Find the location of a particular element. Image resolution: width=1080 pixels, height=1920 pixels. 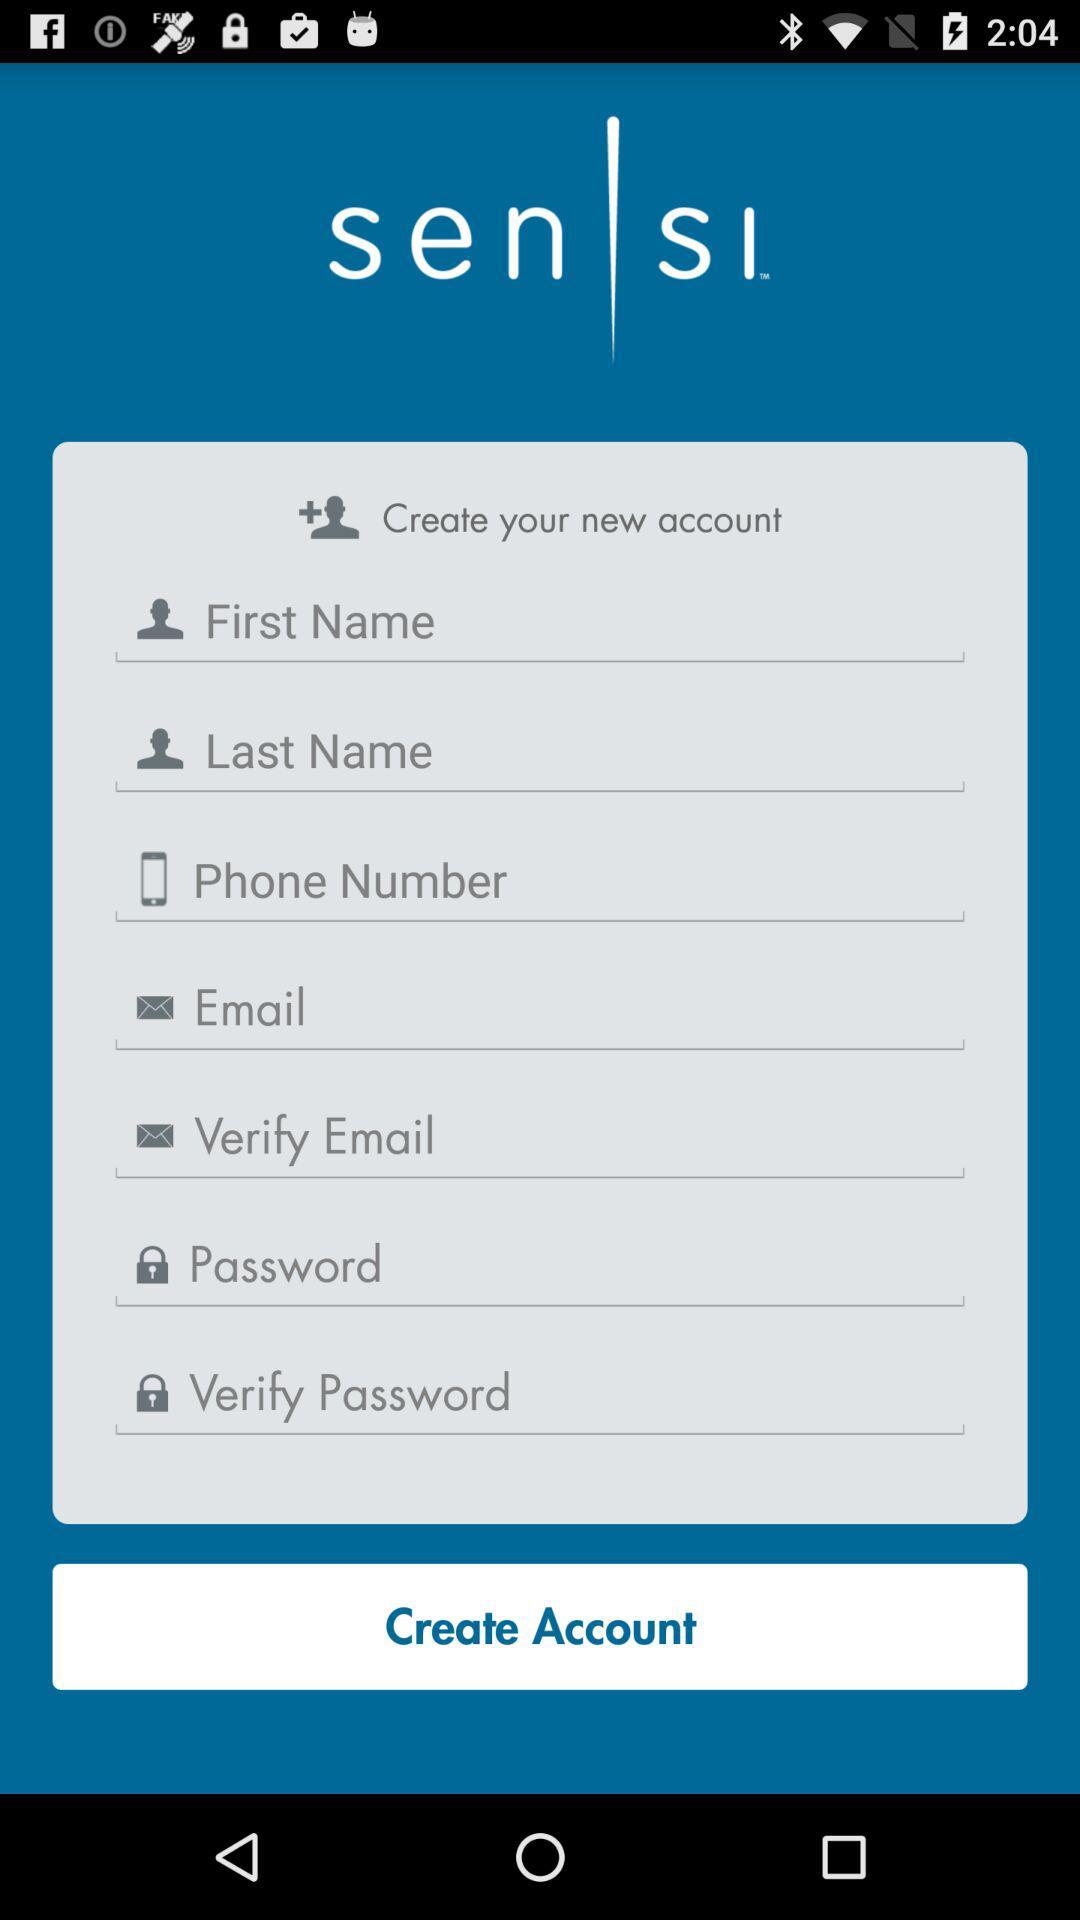

sine in with password is located at coordinates (540, 1265).